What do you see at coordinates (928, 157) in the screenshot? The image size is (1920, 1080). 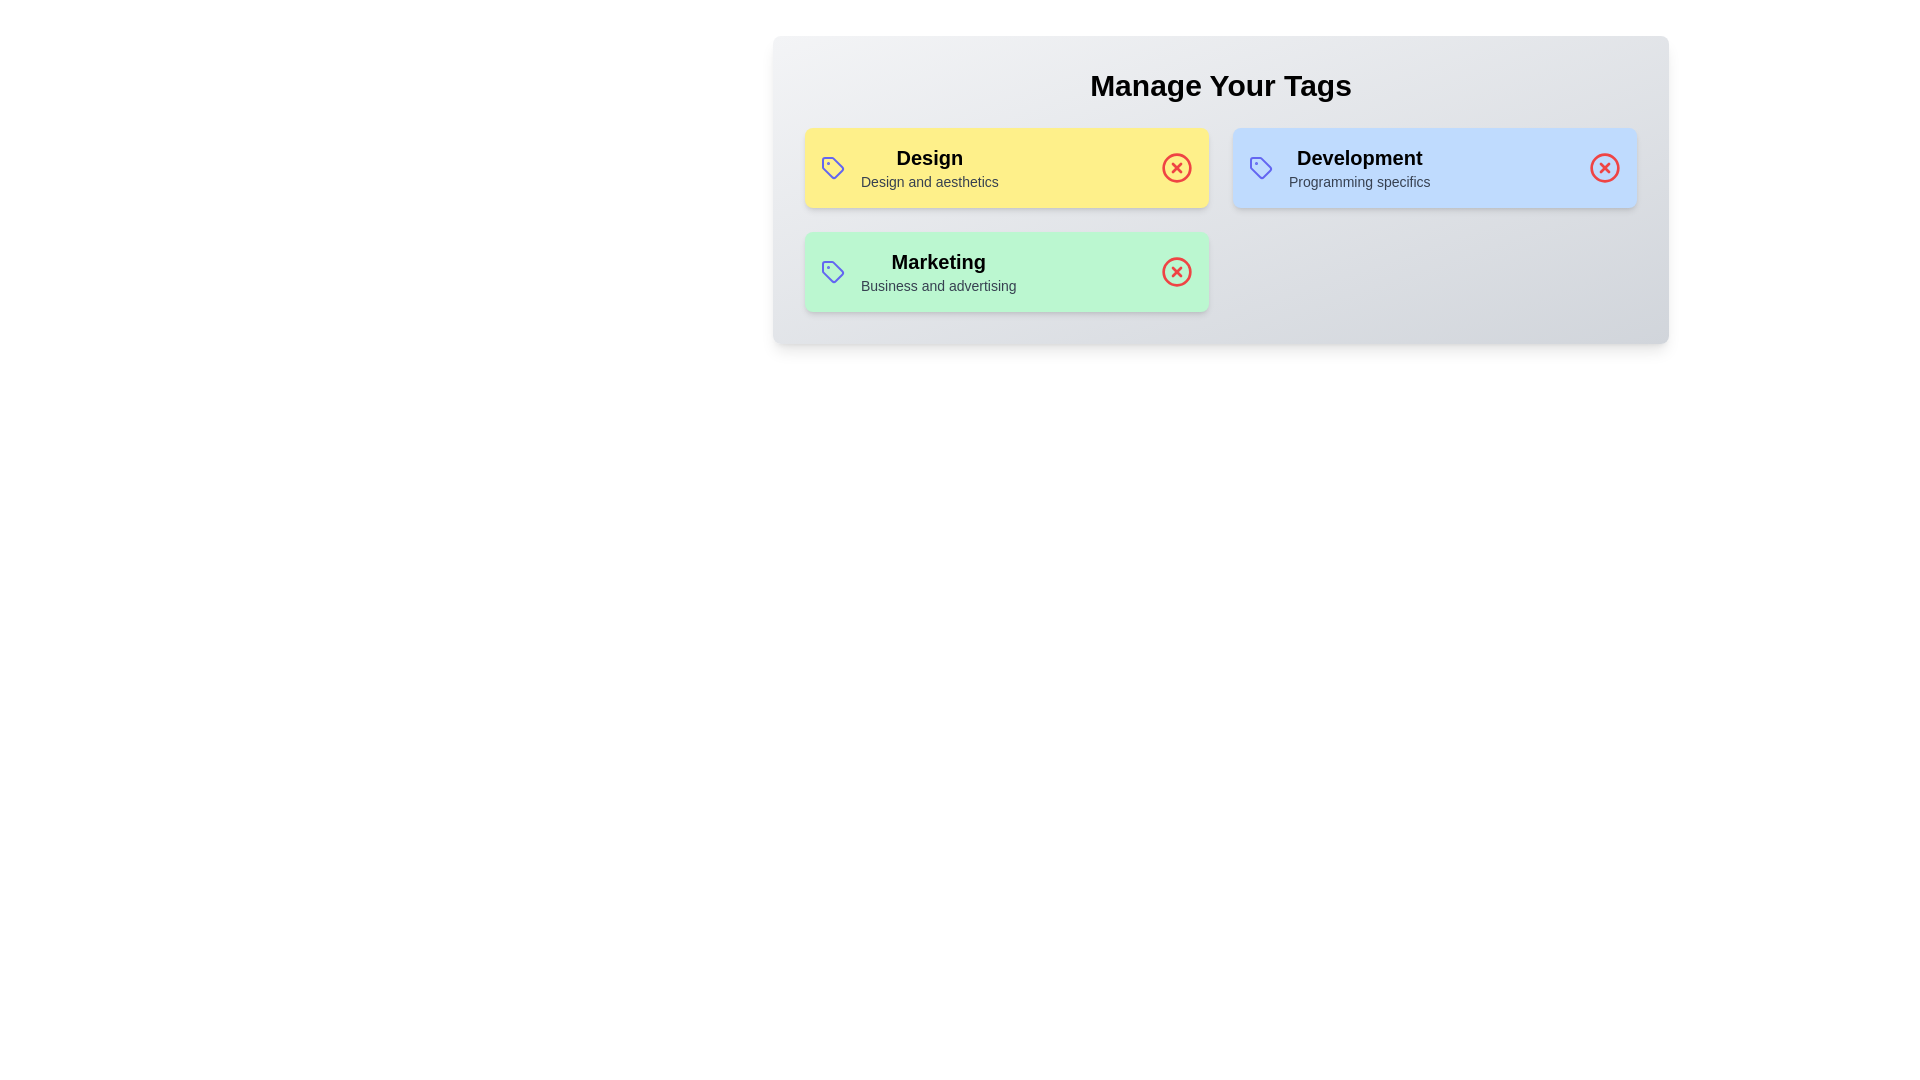 I see `the description of the tag labeled Design` at bounding box center [928, 157].